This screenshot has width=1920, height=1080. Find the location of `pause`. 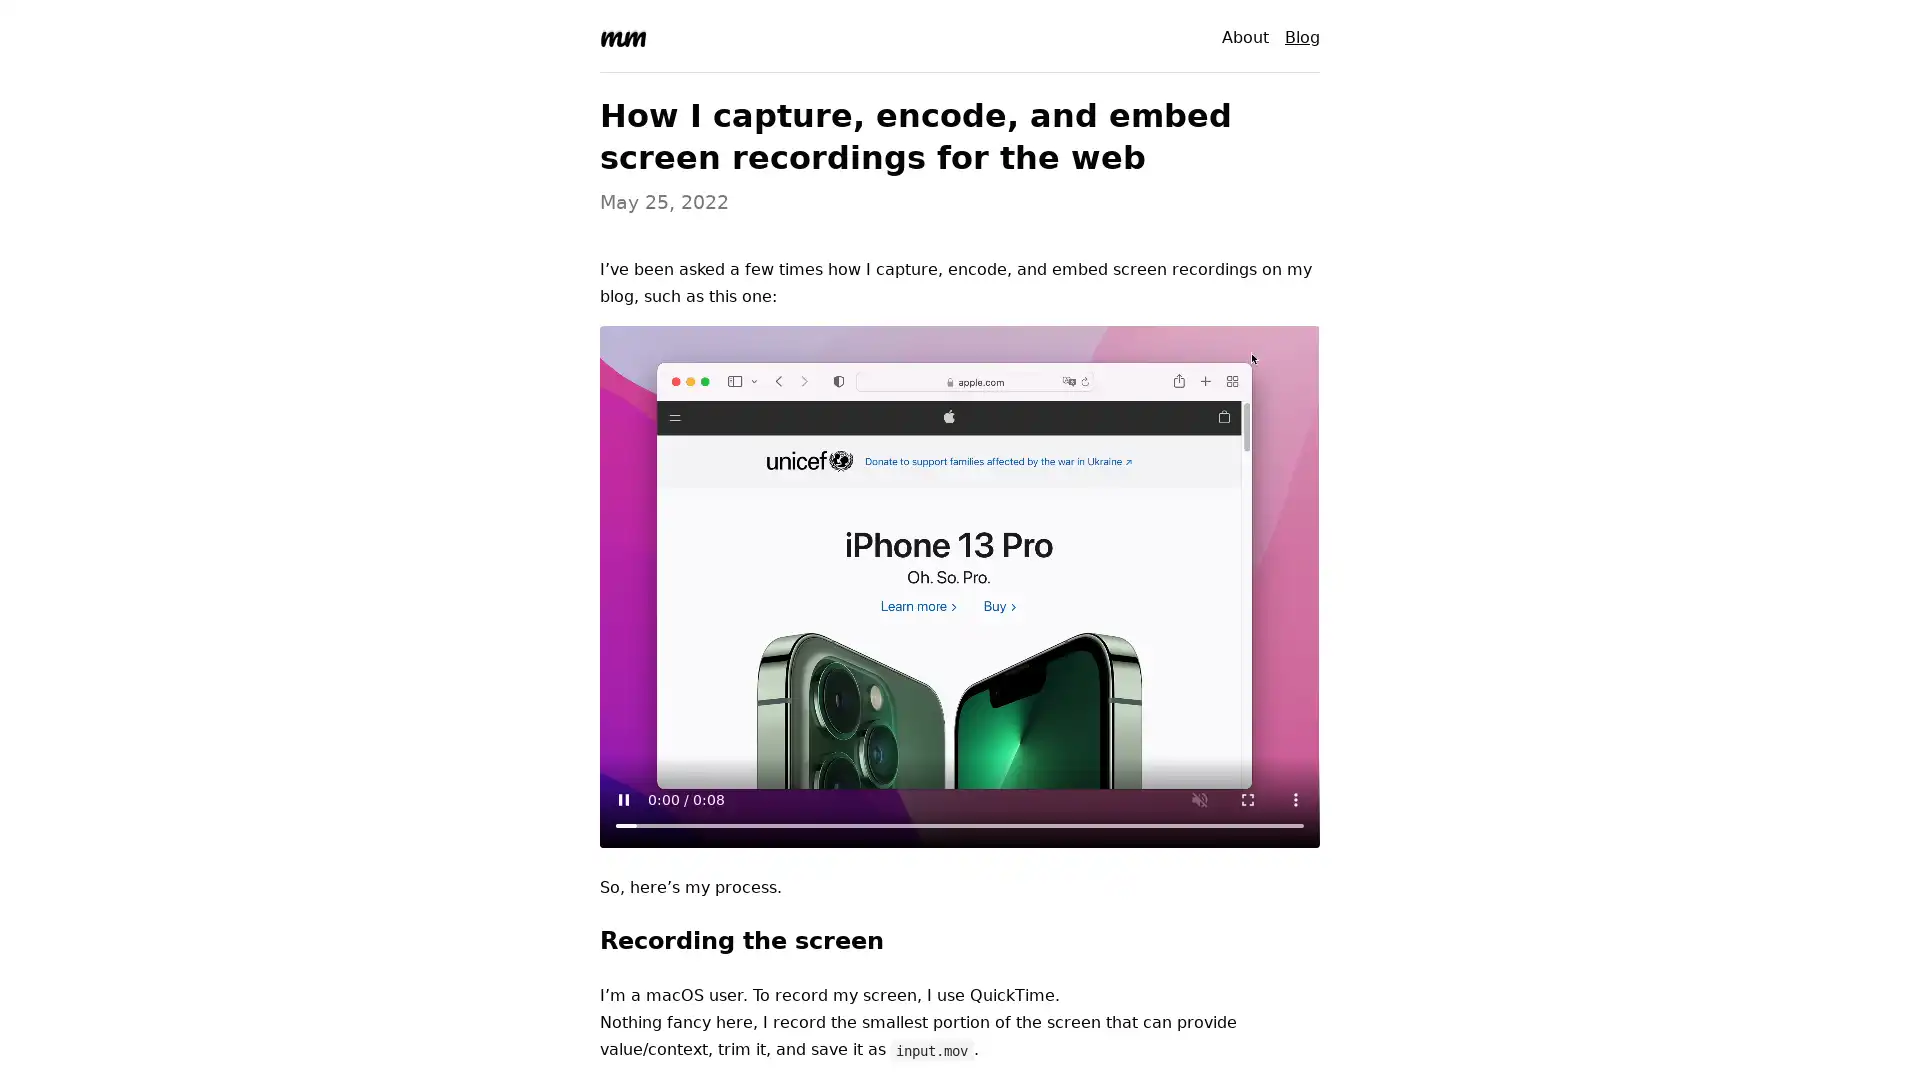

pause is located at coordinates (623, 798).